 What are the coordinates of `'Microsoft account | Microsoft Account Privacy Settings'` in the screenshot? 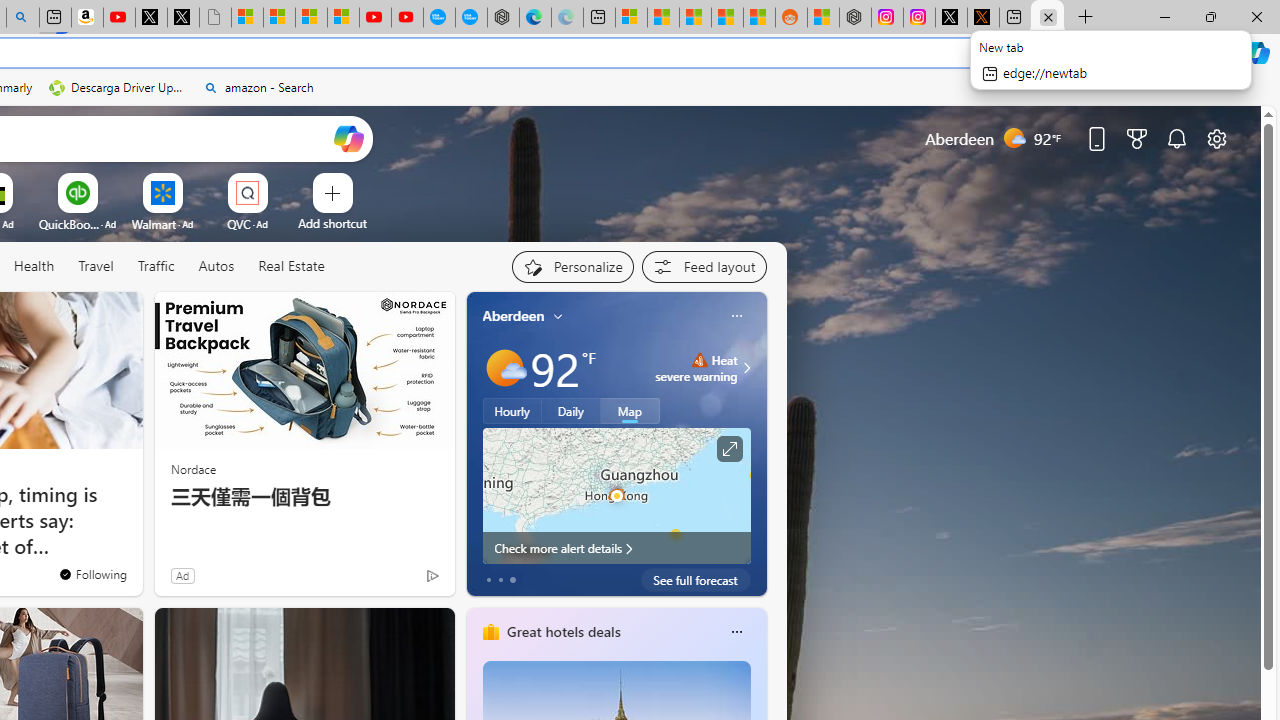 It's located at (630, 17).